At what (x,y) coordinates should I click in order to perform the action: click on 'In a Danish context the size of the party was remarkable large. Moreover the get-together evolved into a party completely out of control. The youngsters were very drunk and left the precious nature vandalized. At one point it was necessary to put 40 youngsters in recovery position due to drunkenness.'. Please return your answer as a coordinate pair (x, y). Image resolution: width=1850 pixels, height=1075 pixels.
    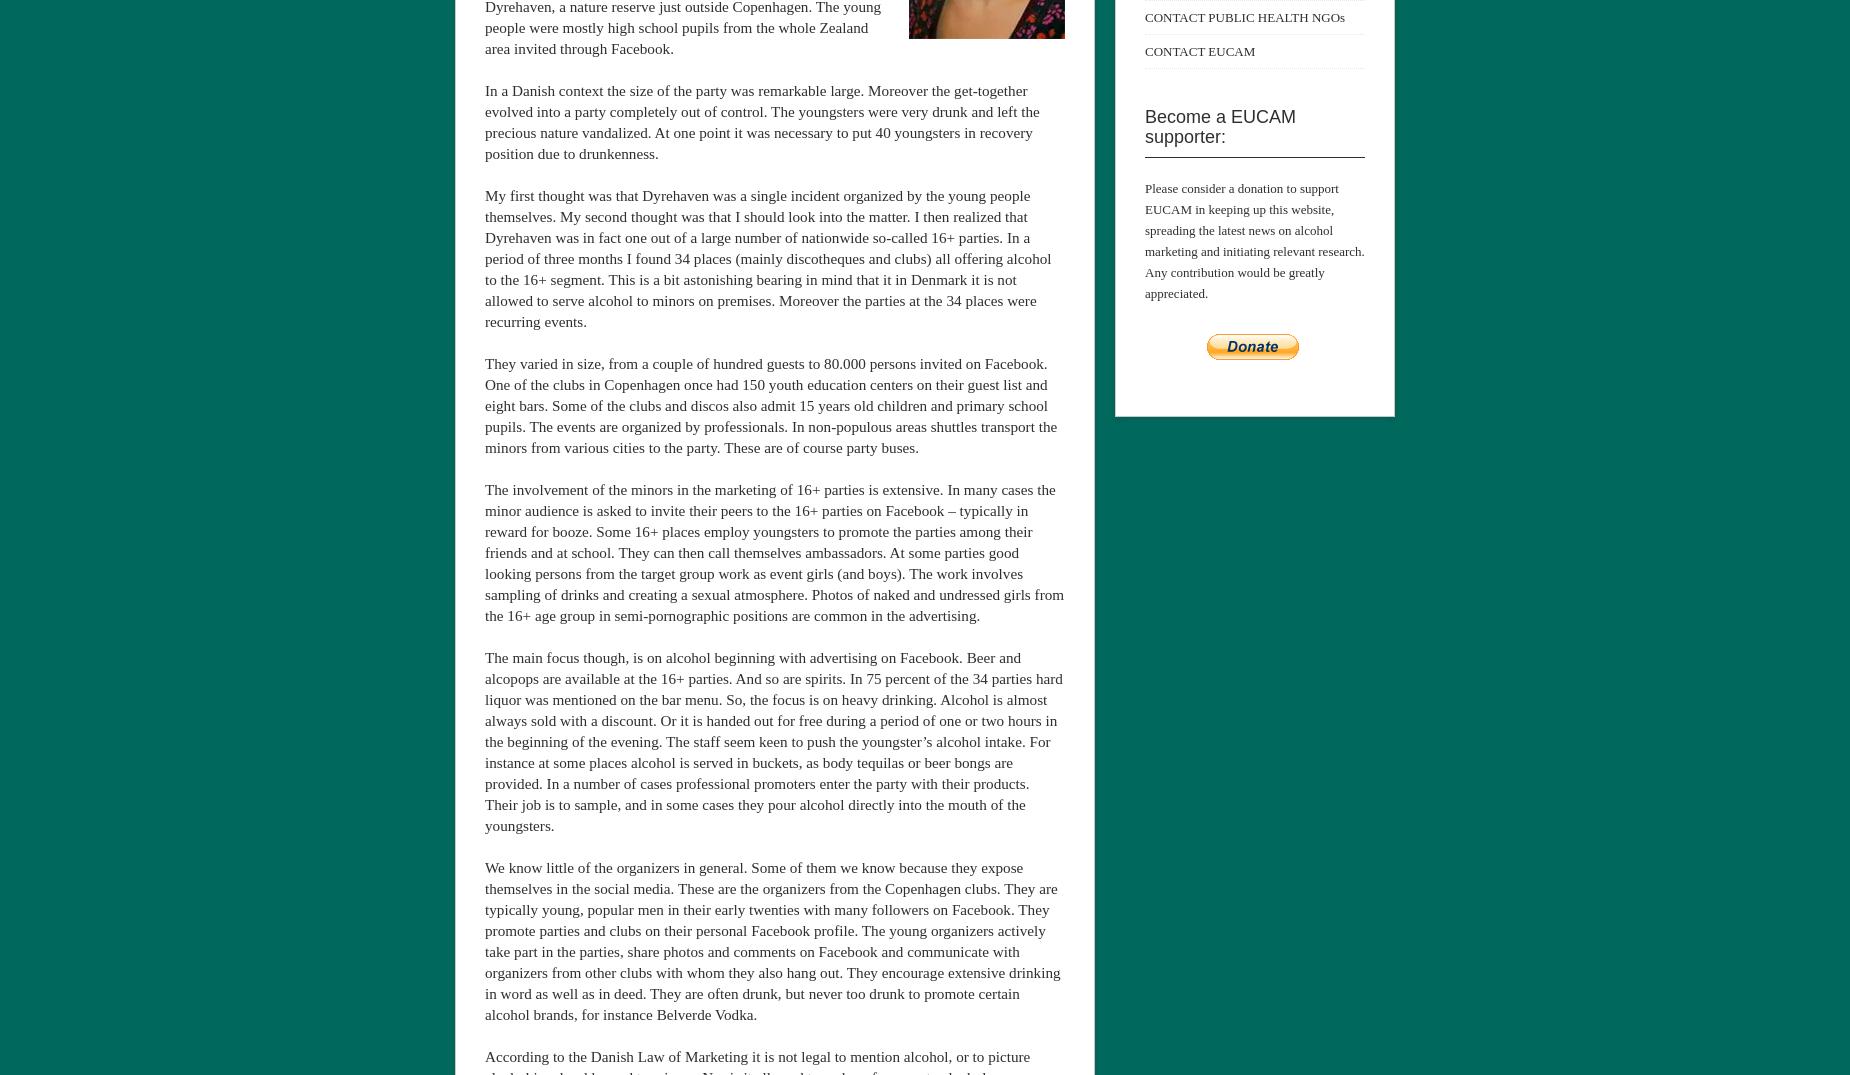
    Looking at the image, I should click on (762, 120).